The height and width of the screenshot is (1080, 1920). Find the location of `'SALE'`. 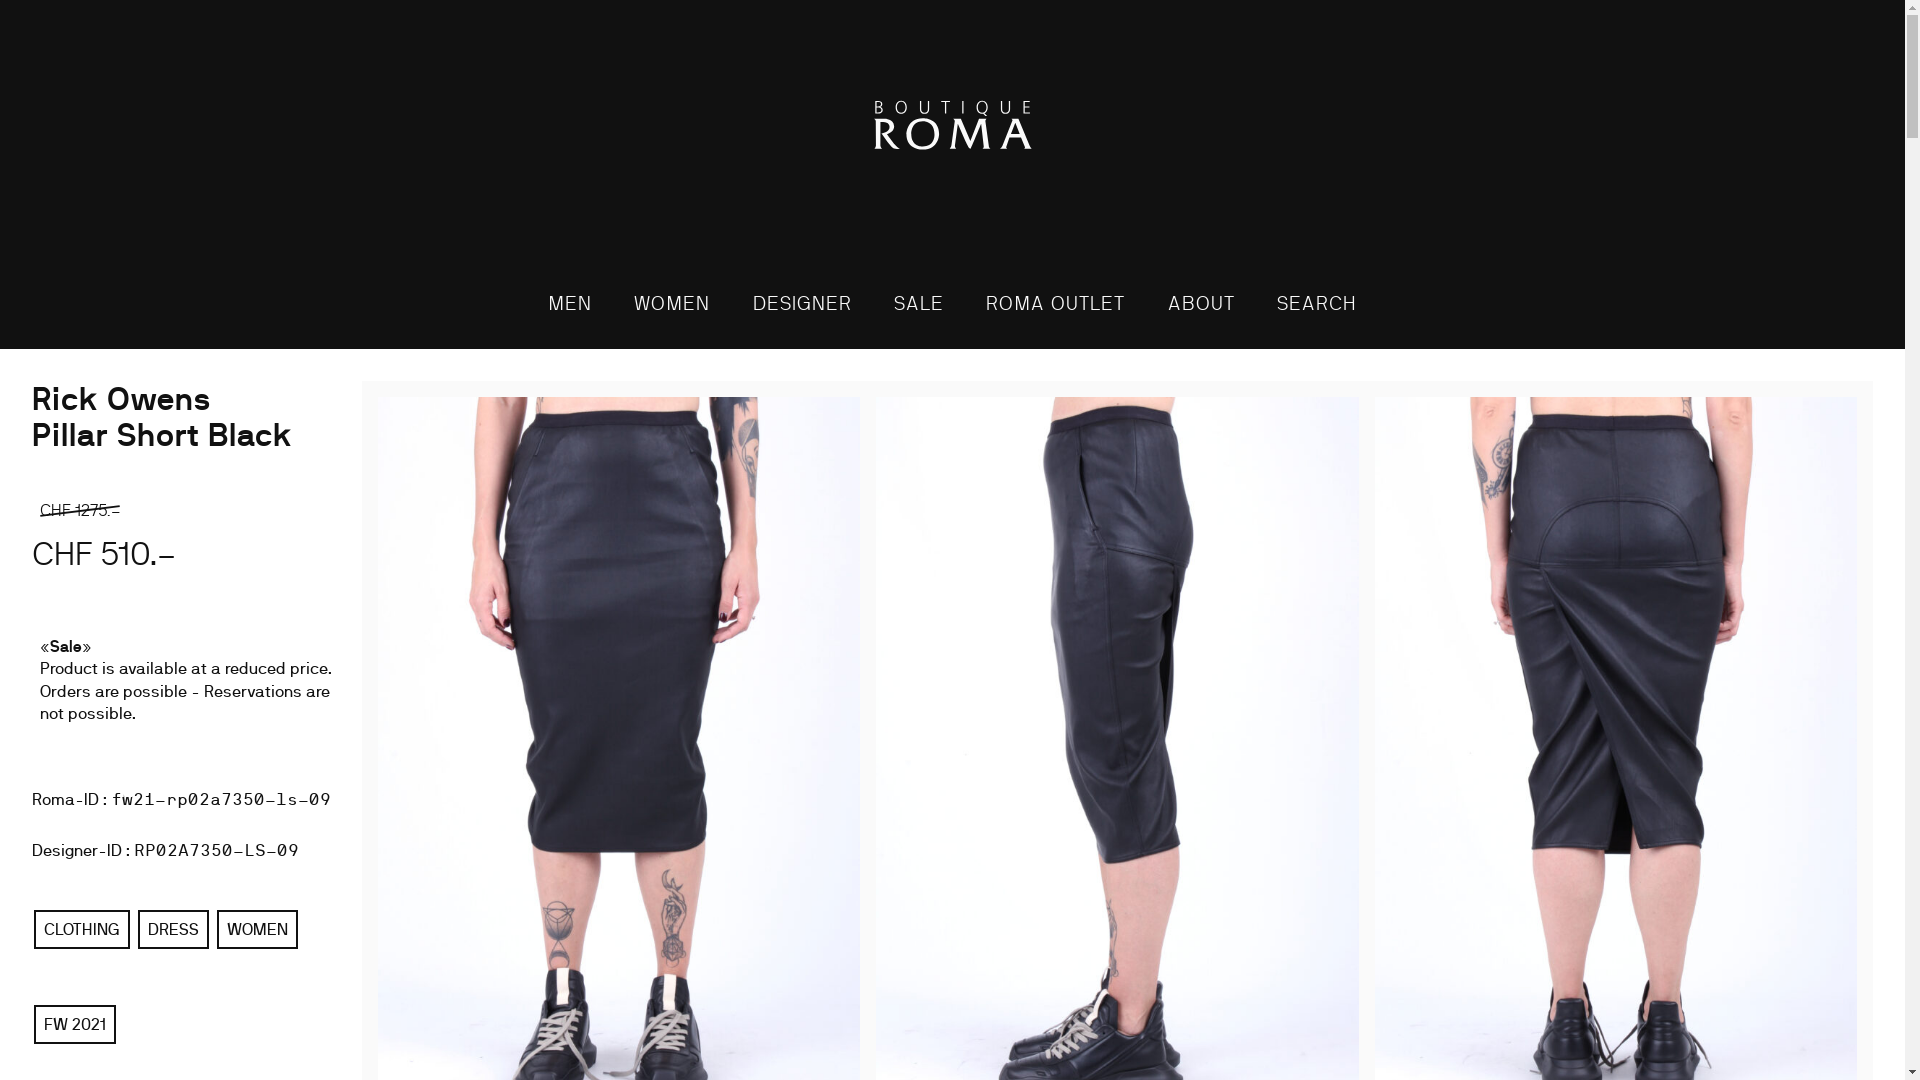

'SALE' is located at coordinates (917, 303).